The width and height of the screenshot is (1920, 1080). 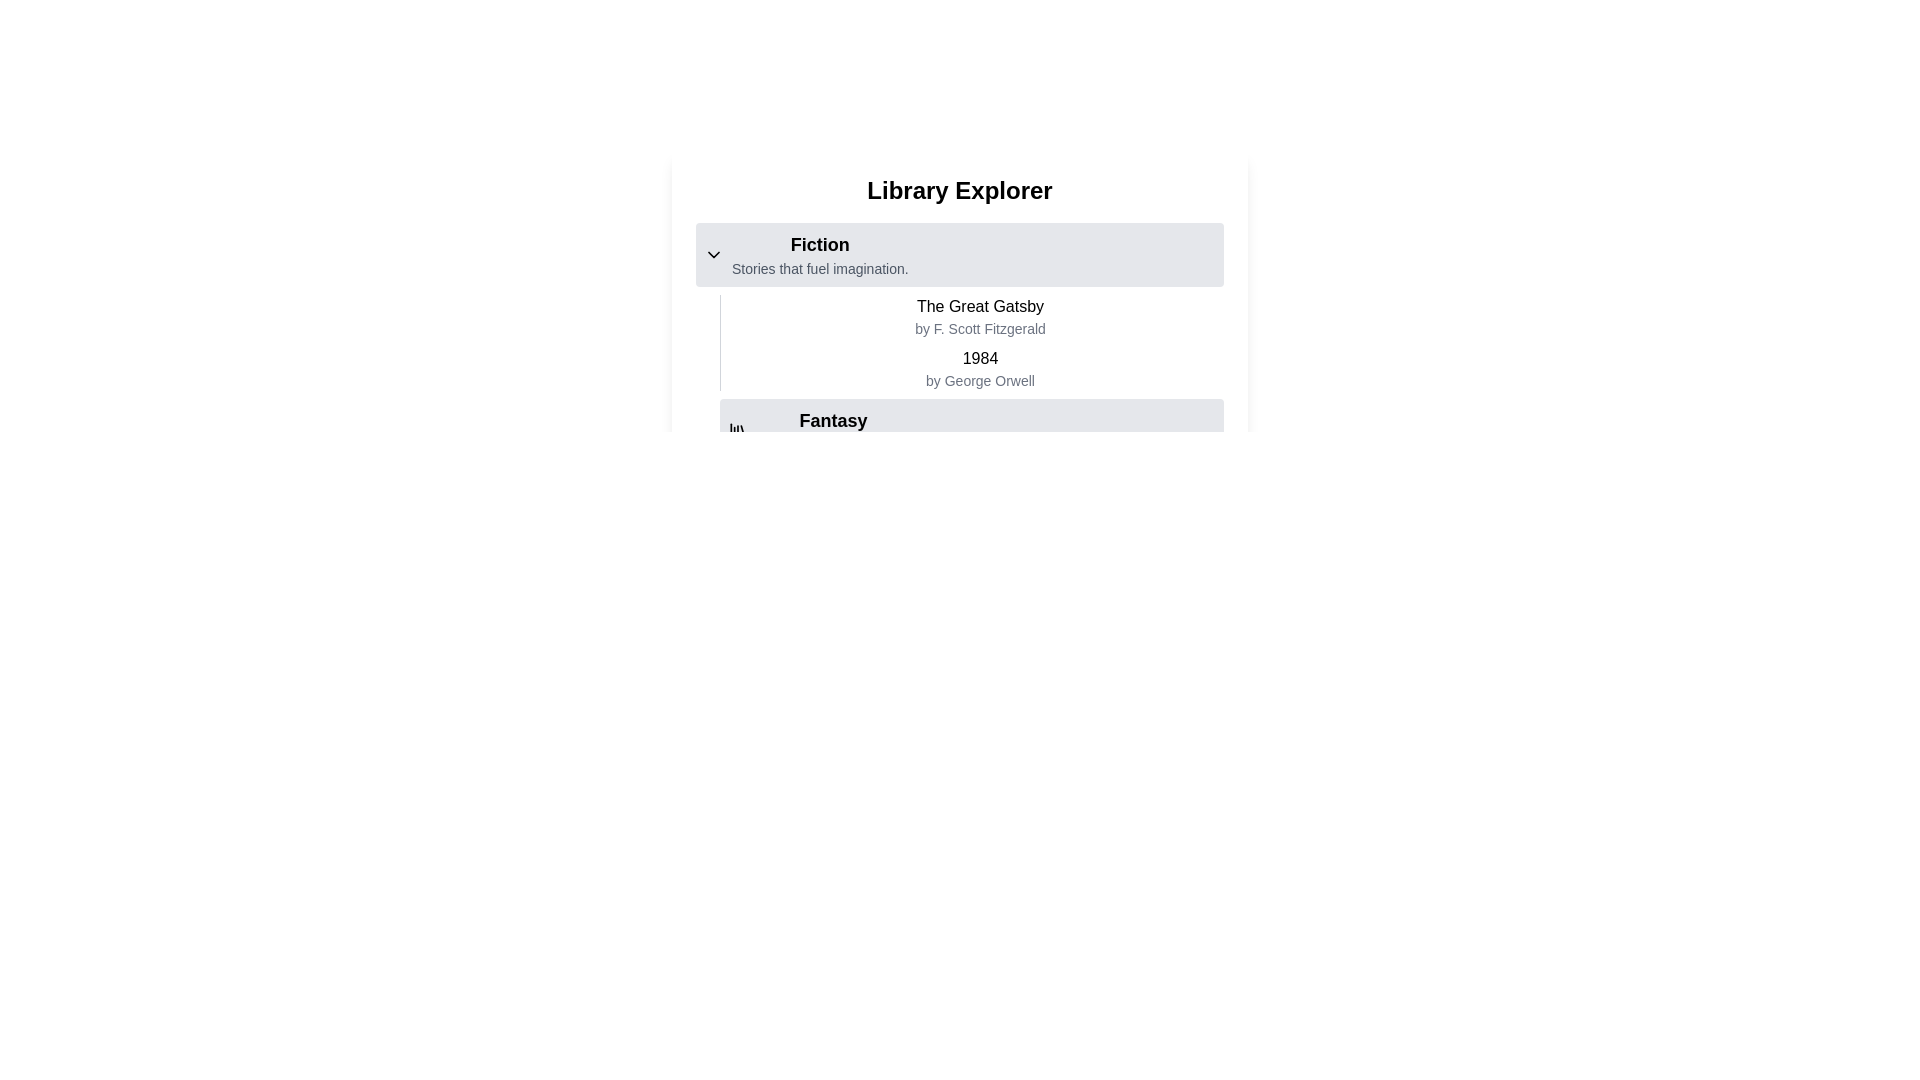 What do you see at coordinates (980, 381) in the screenshot?
I see `the text label displaying 'by George Orwell', which is styled in a smaller font size and lighter gray color, positioned beneath the title '1984' in the Fiction section` at bounding box center [980, 381].